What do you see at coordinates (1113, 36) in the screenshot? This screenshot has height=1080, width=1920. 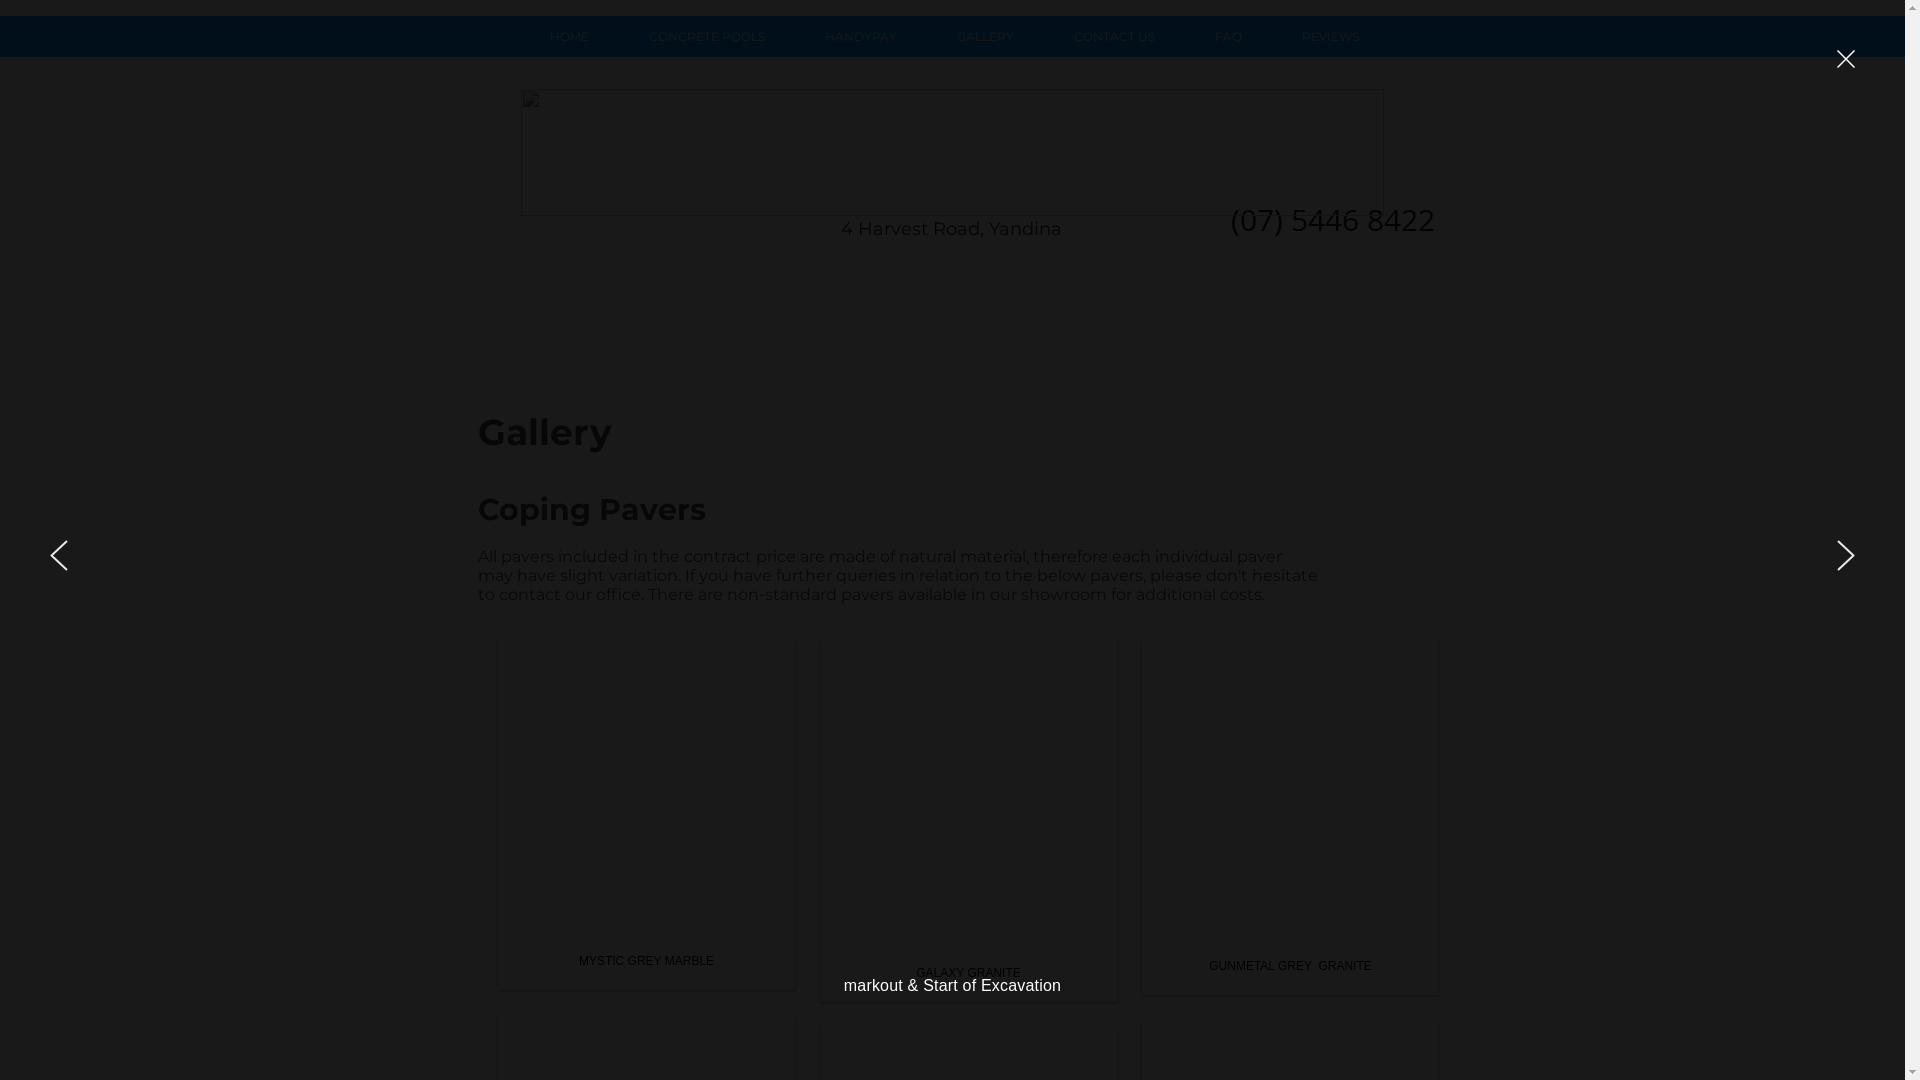 I see `'CONTACT US'` at bounding box center [1113, 36].